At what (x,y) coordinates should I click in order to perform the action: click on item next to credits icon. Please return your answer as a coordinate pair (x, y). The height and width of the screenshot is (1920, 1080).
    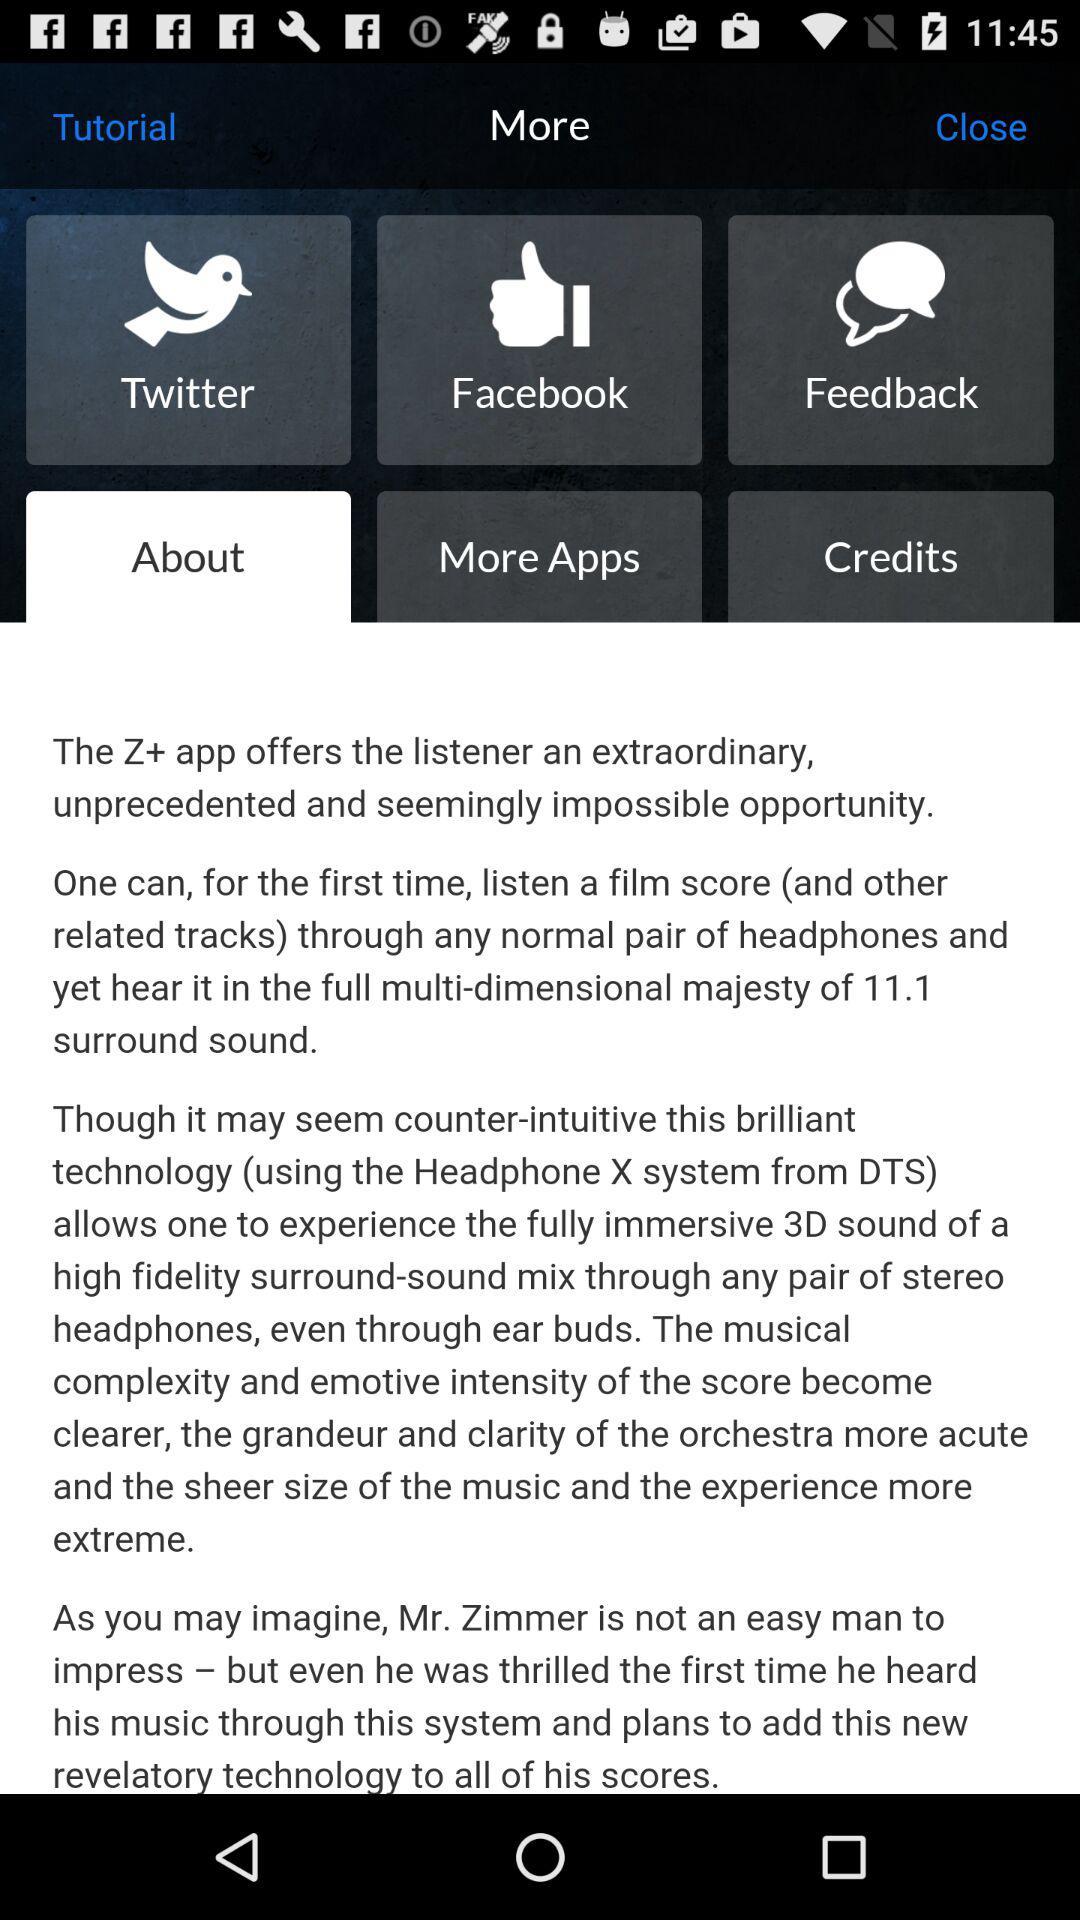
    Looking at the image, I should click on (538, 556).